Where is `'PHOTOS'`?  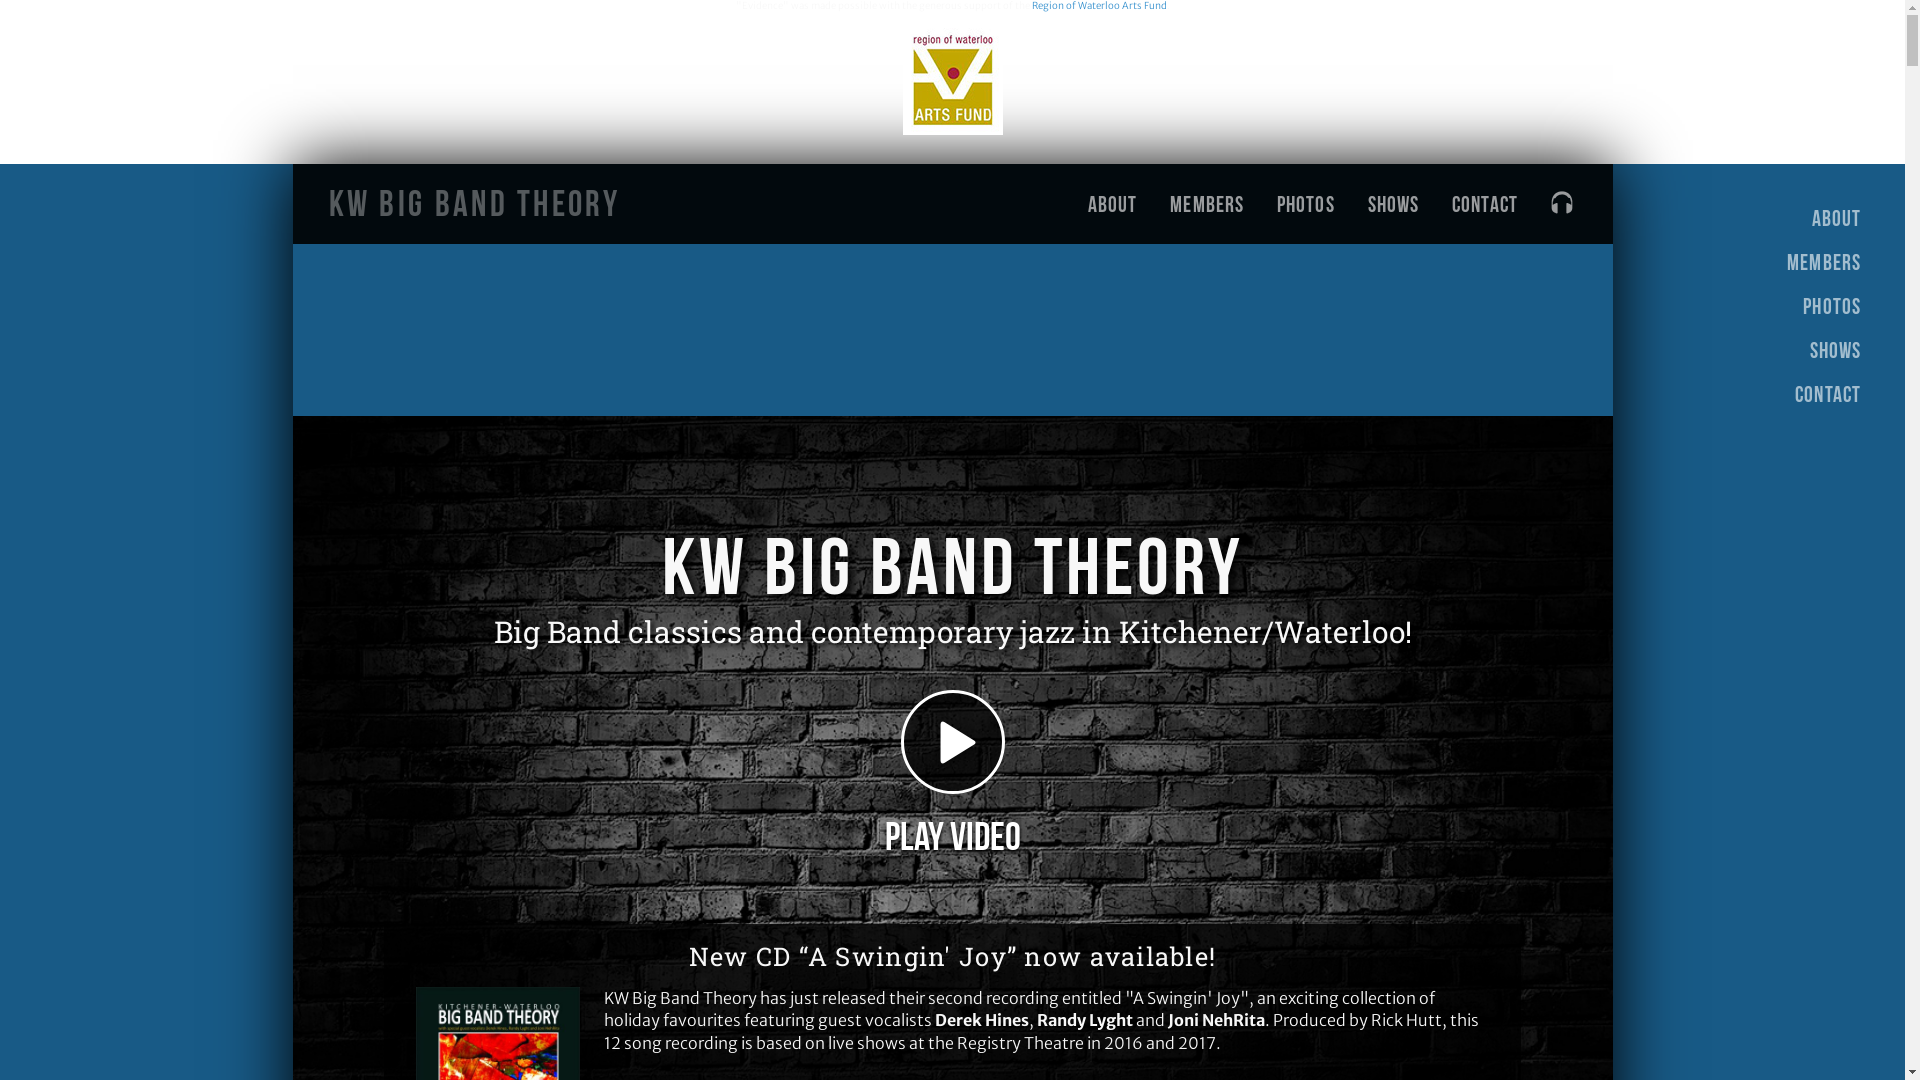
'PHOTOS' is located at coordinates (1838, 305).